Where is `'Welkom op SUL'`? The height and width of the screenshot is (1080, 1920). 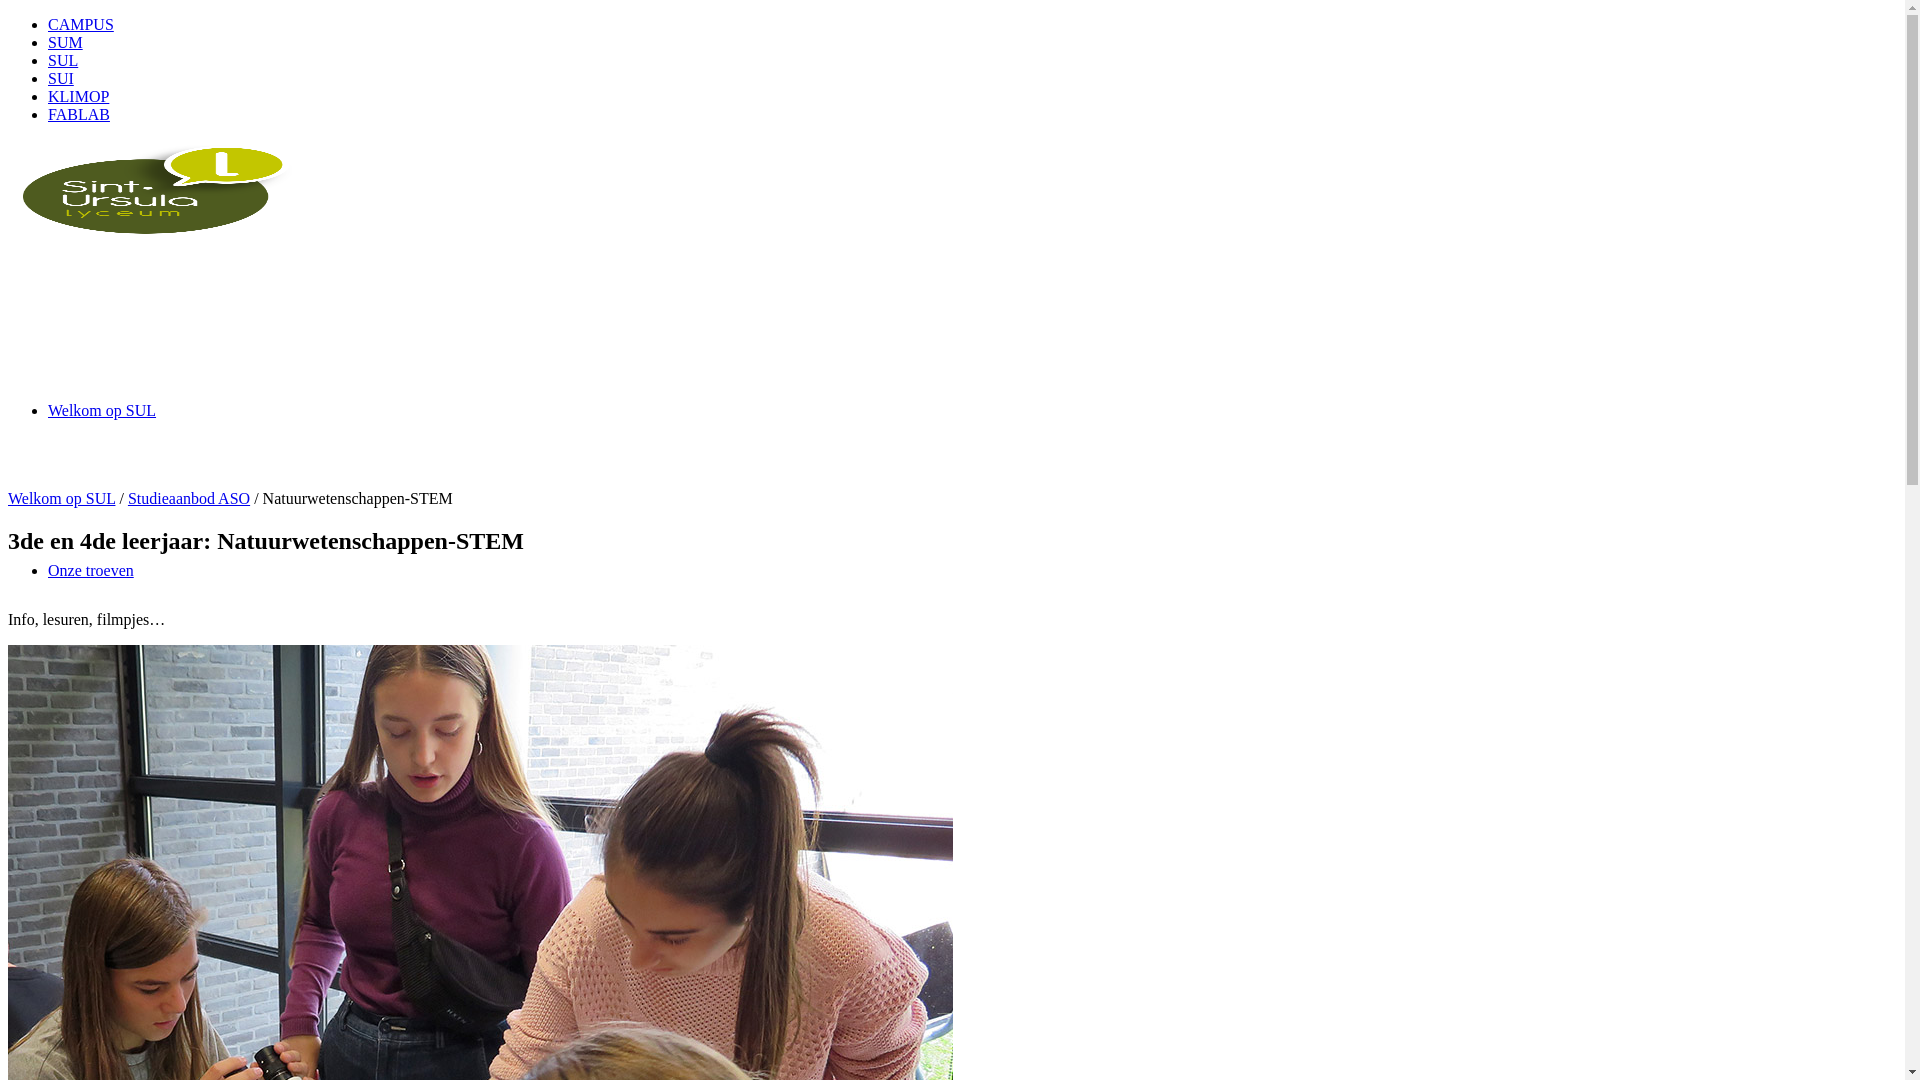 'Welkom op SUL' is located at coordinates (100, 409).